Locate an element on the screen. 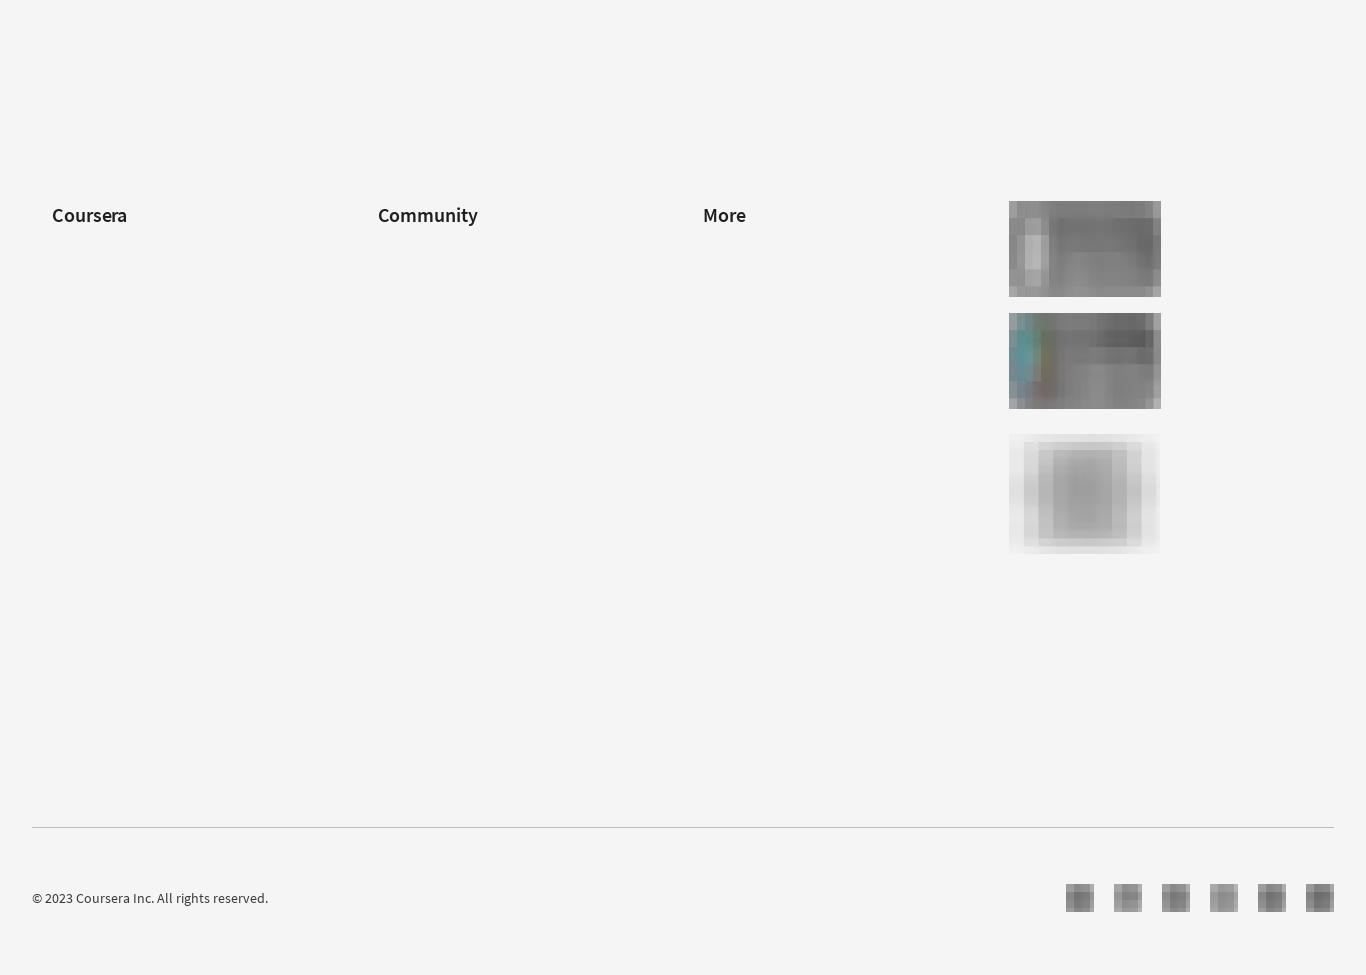 The image size is (1366, 975). 'Intuit Academy Bookkeeping Professional Certificate' is located at coordinates (501, 34).